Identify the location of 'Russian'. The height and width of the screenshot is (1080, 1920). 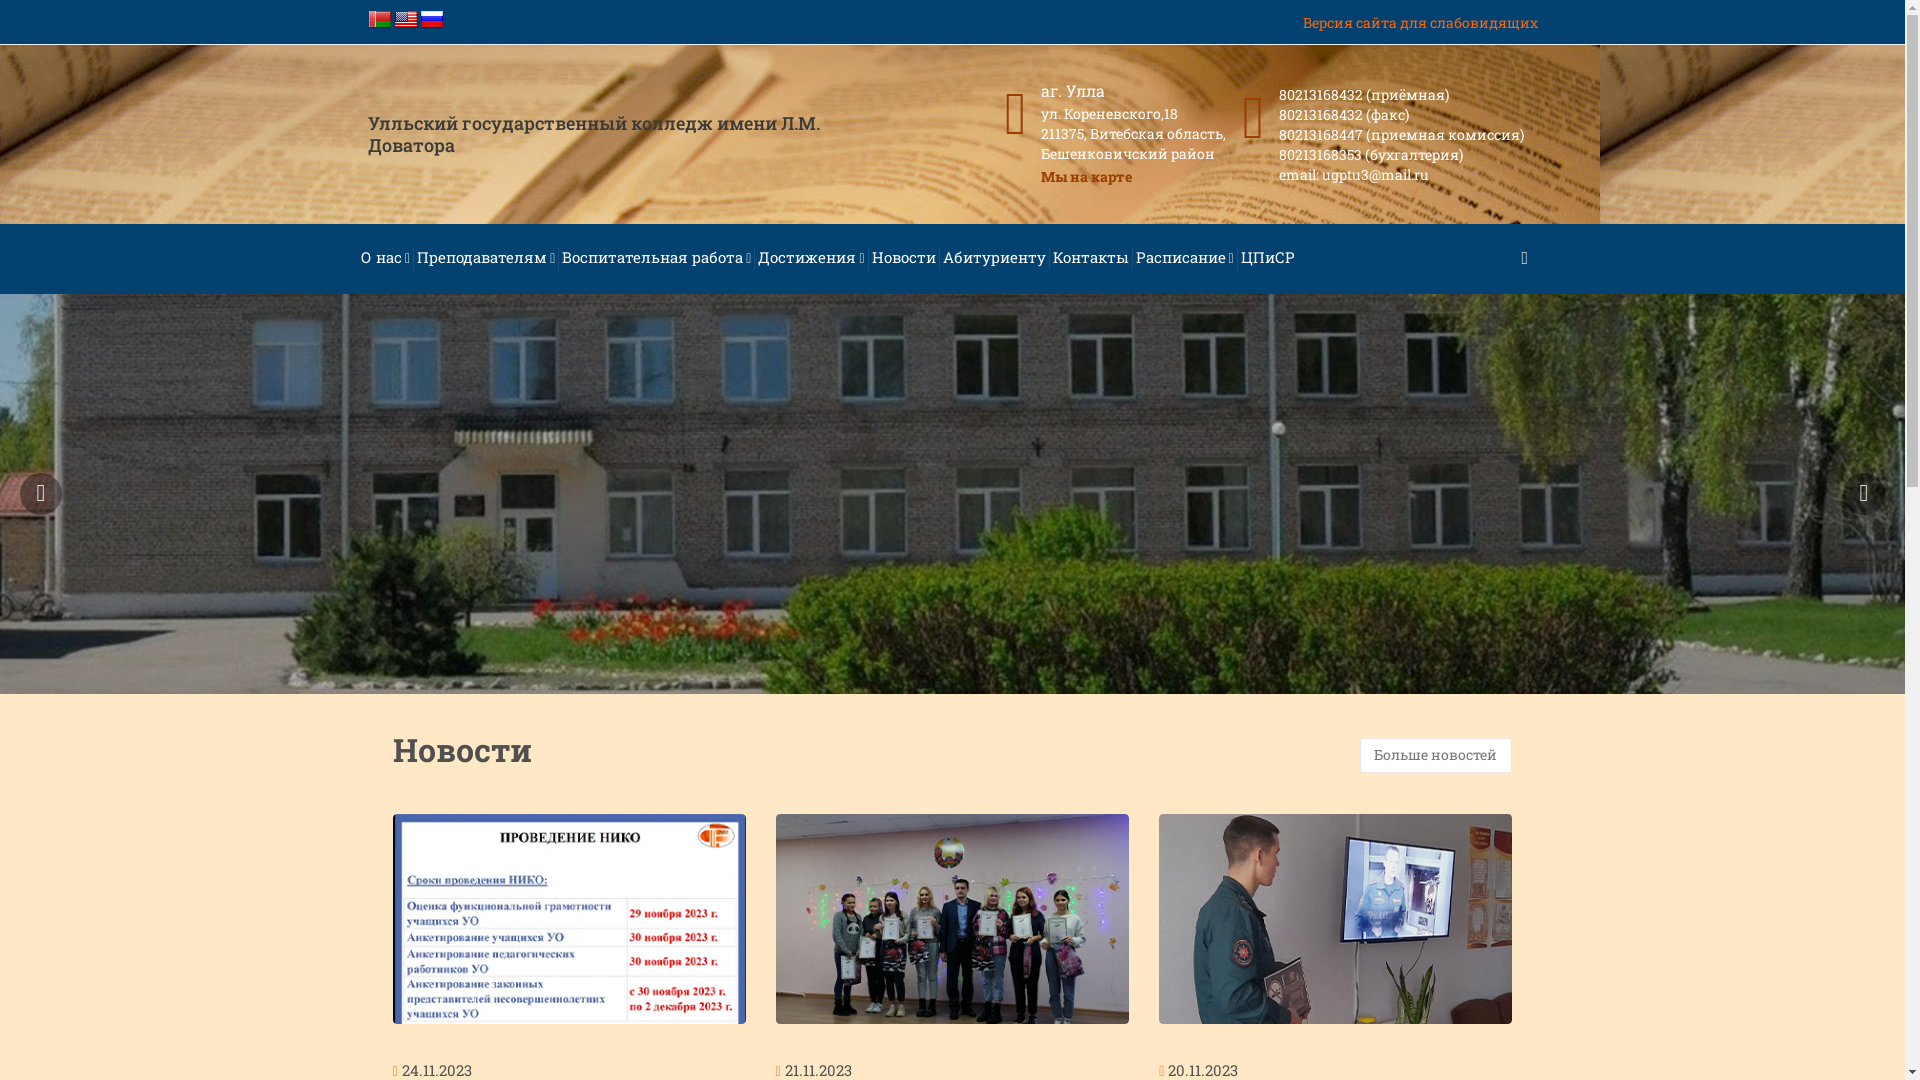
(419, 19).